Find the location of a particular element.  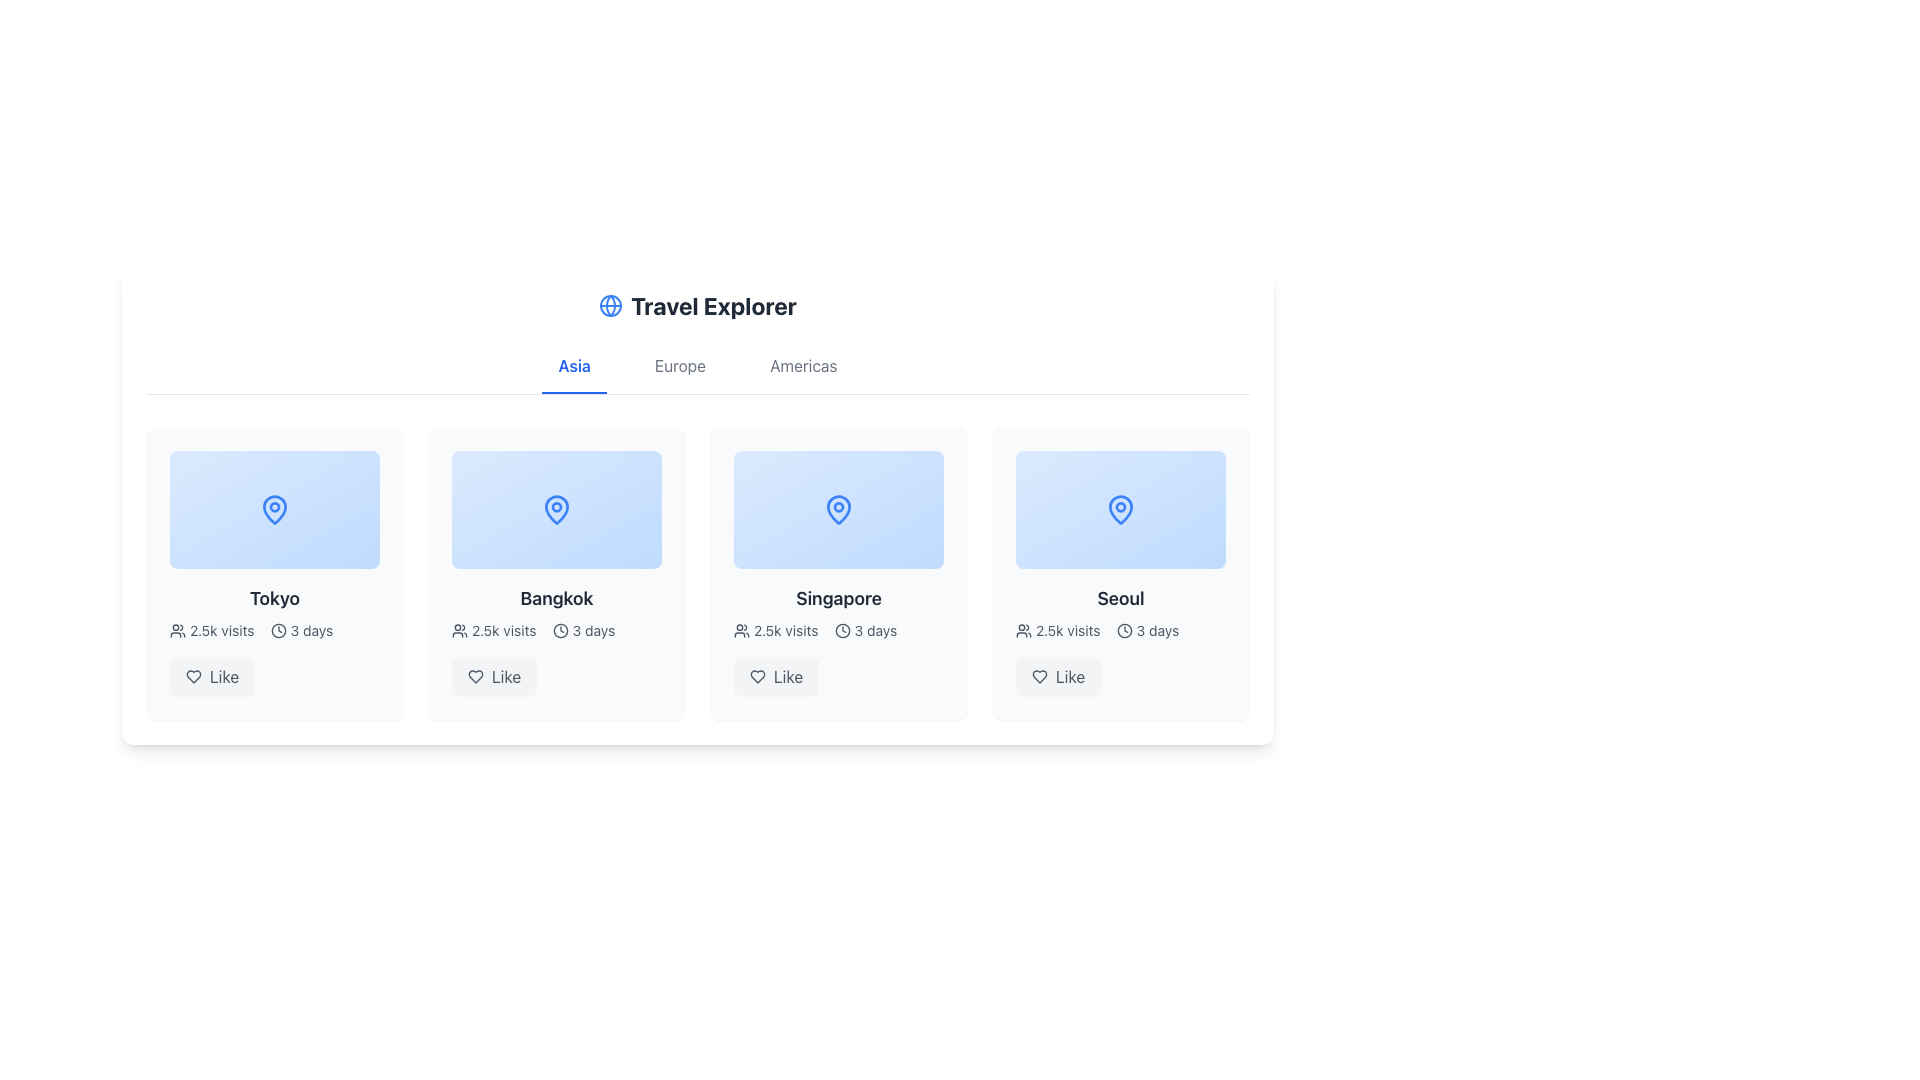

the like button located at the bottom right corner of the Singapore card to trigger a hover effect is located at coordinates (775, 676).